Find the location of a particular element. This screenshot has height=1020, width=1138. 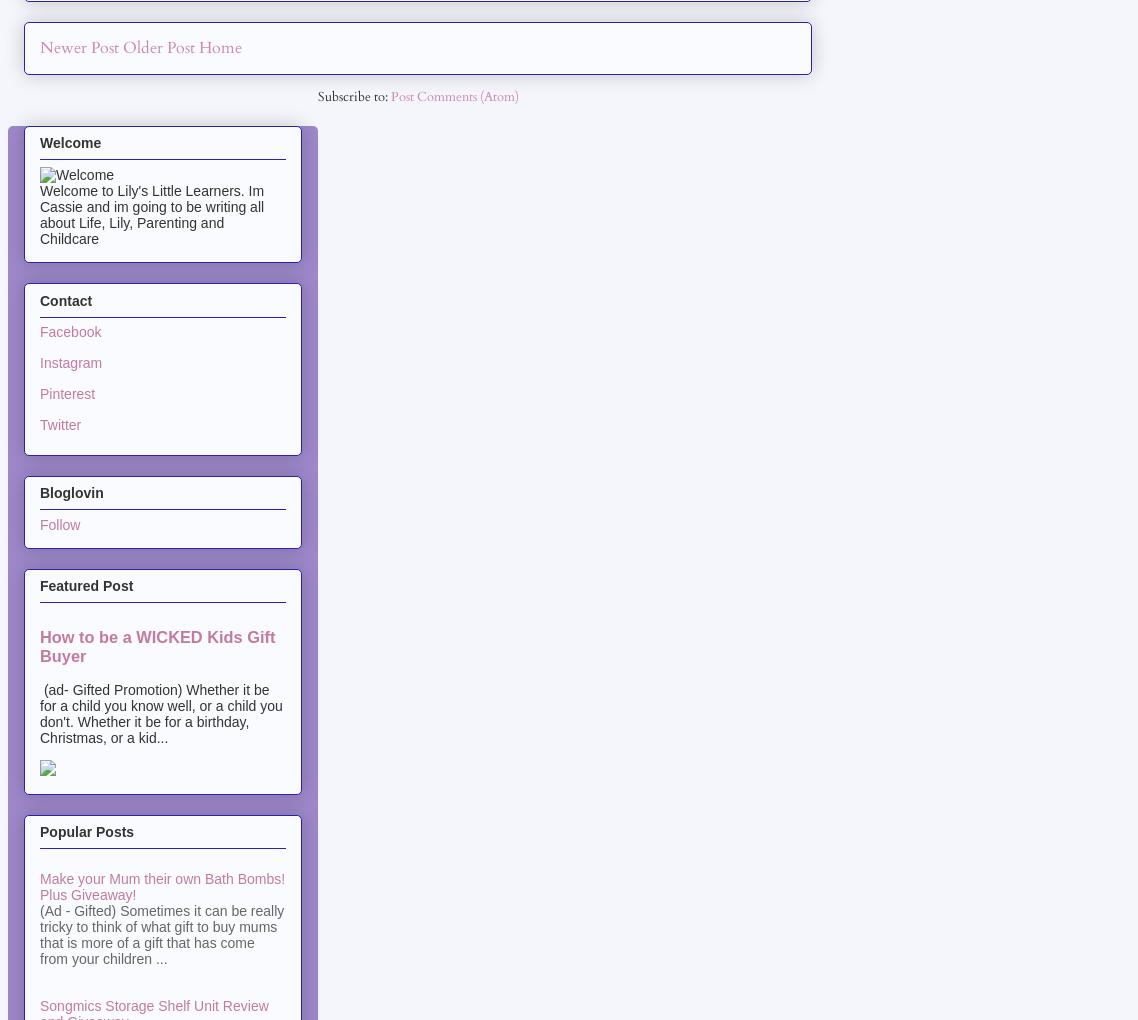

'Subscribe to:' is located at coordinates (353, 94).